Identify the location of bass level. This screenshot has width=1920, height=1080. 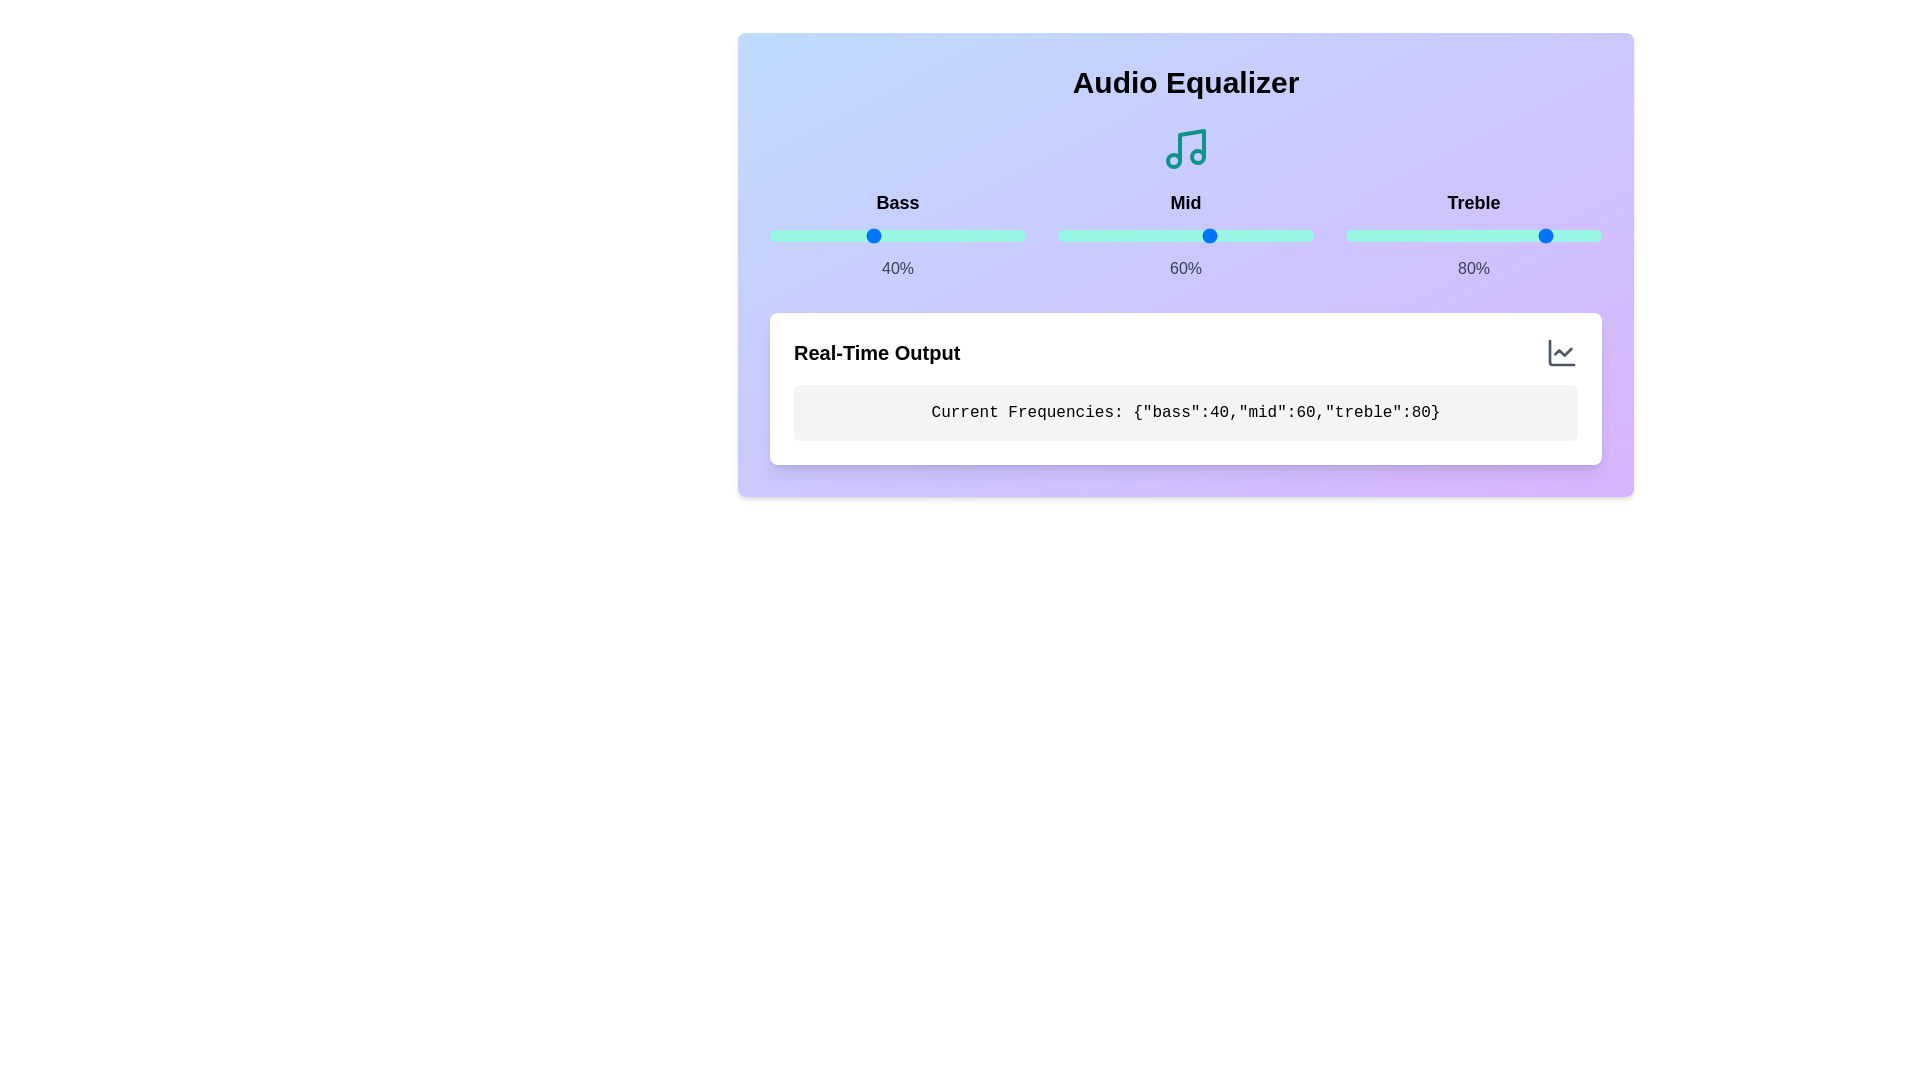
(950, 234).